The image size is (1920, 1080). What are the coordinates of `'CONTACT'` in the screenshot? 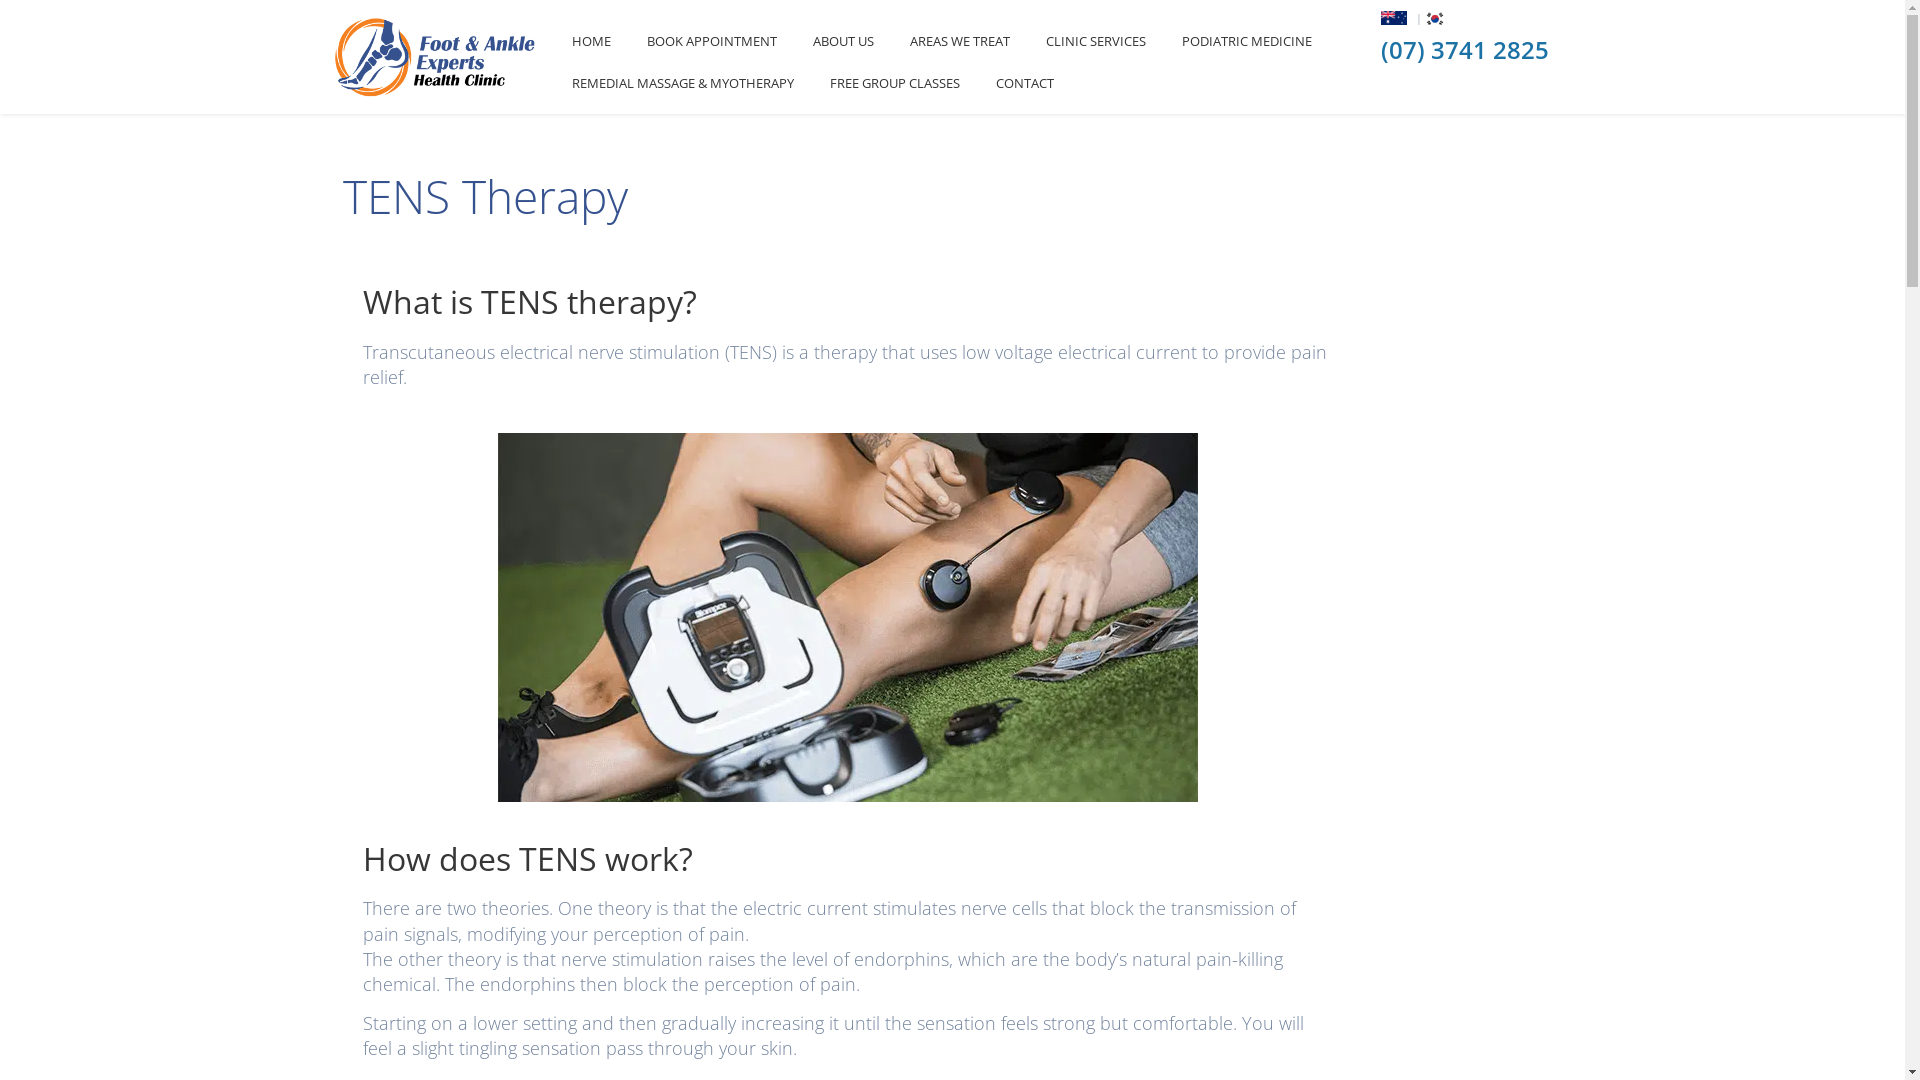 It's located at (978, 82).